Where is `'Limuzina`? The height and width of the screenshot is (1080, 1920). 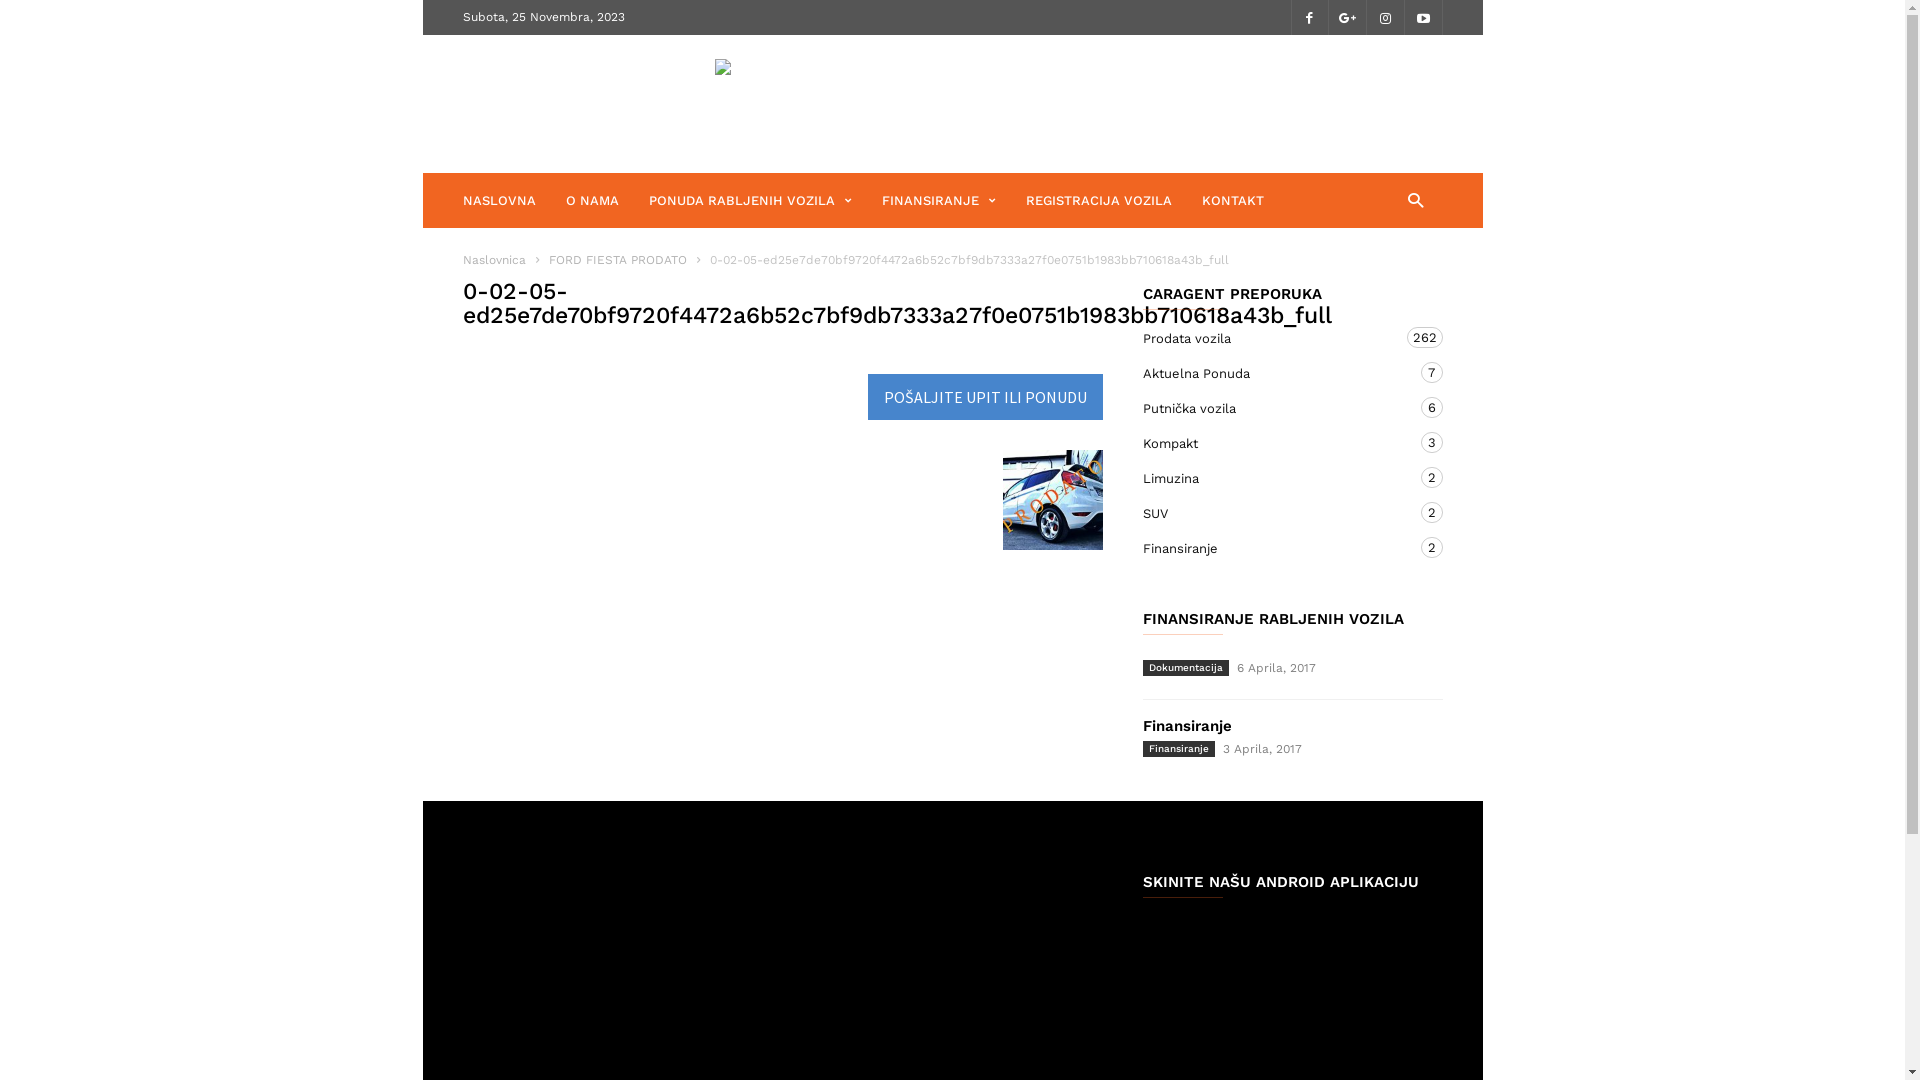 'Limuzina is located at coordinates (1271, 478).